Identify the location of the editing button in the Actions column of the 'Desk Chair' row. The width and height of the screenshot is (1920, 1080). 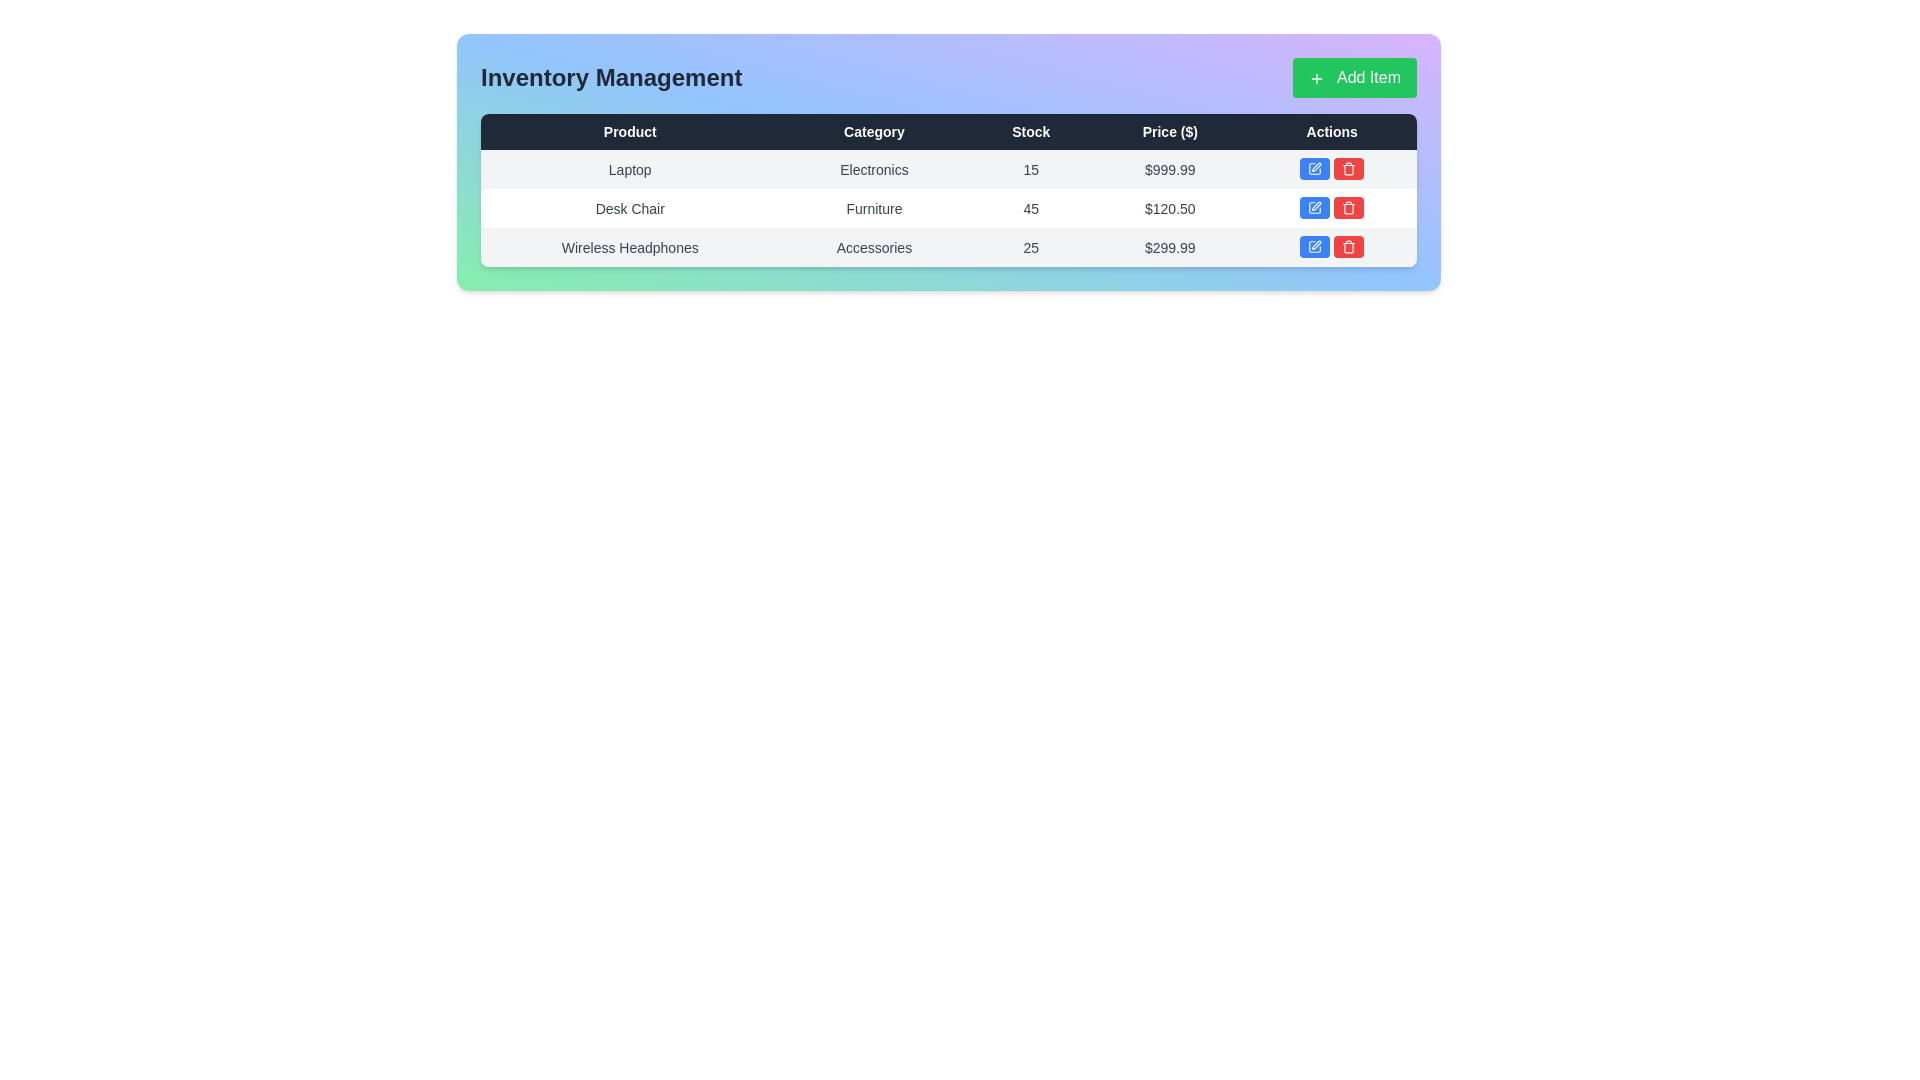
(1332, 208).